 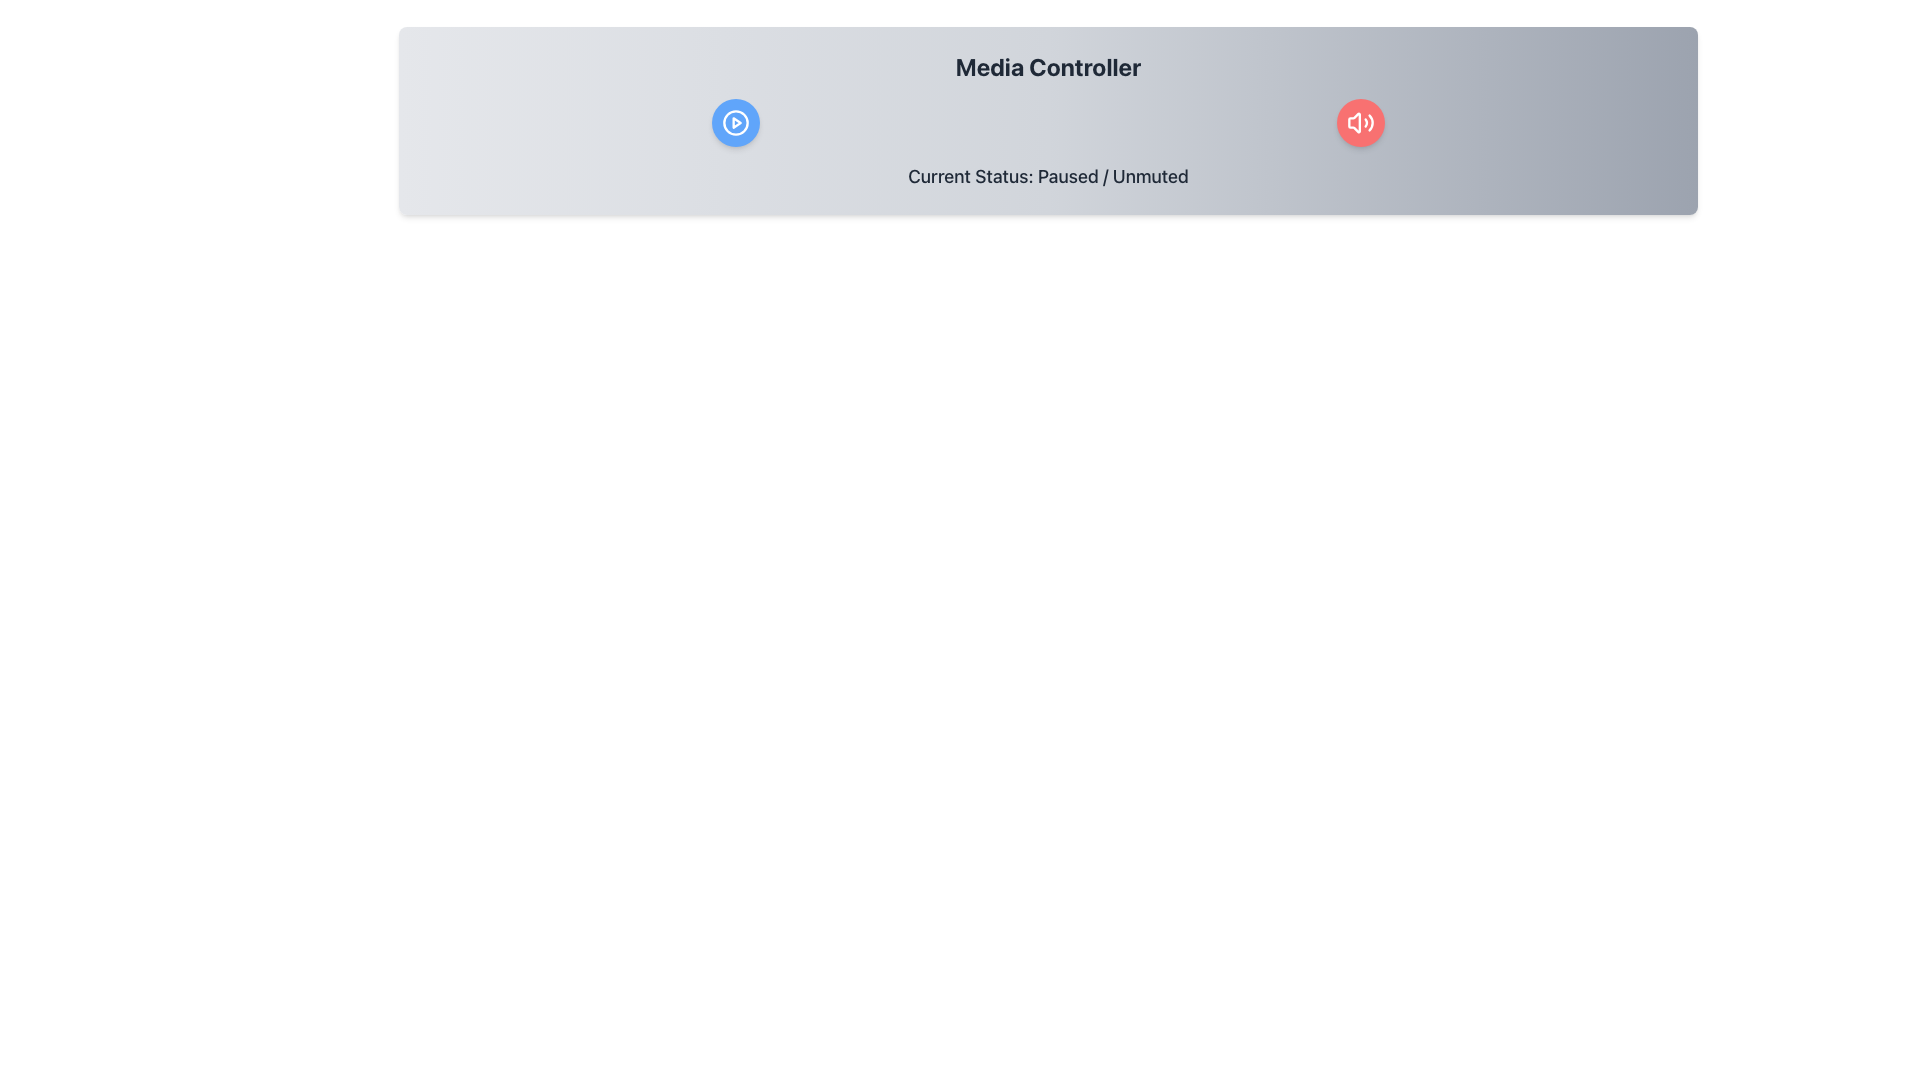 I want to click on the media playback control button, which is located at the far left of two similar buttons in a horizontal arrangement, so click(x=734, y=123).